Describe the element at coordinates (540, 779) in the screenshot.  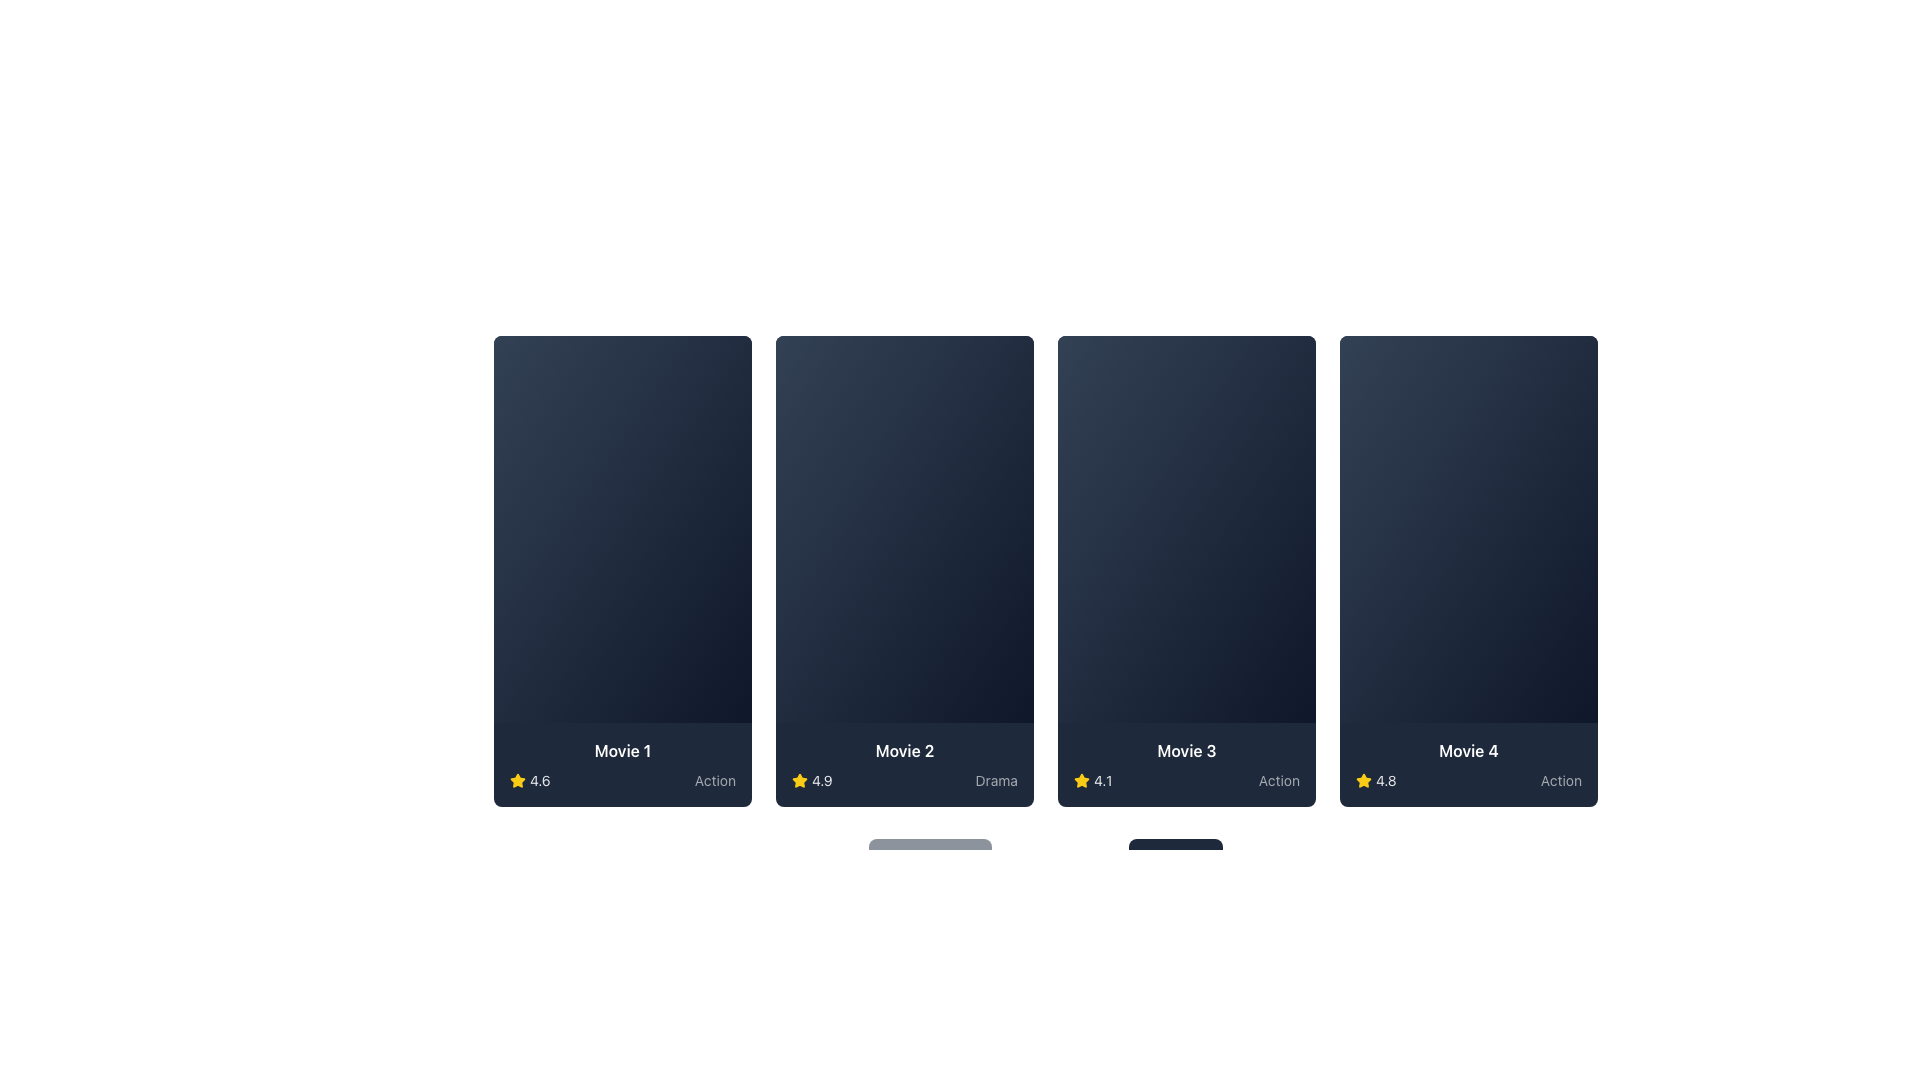
I see `the text label displaying the rating value '4.6', which is located to the right of a yellow star icon in the bottom left corner of the card for 'Movie 1'` at that location.